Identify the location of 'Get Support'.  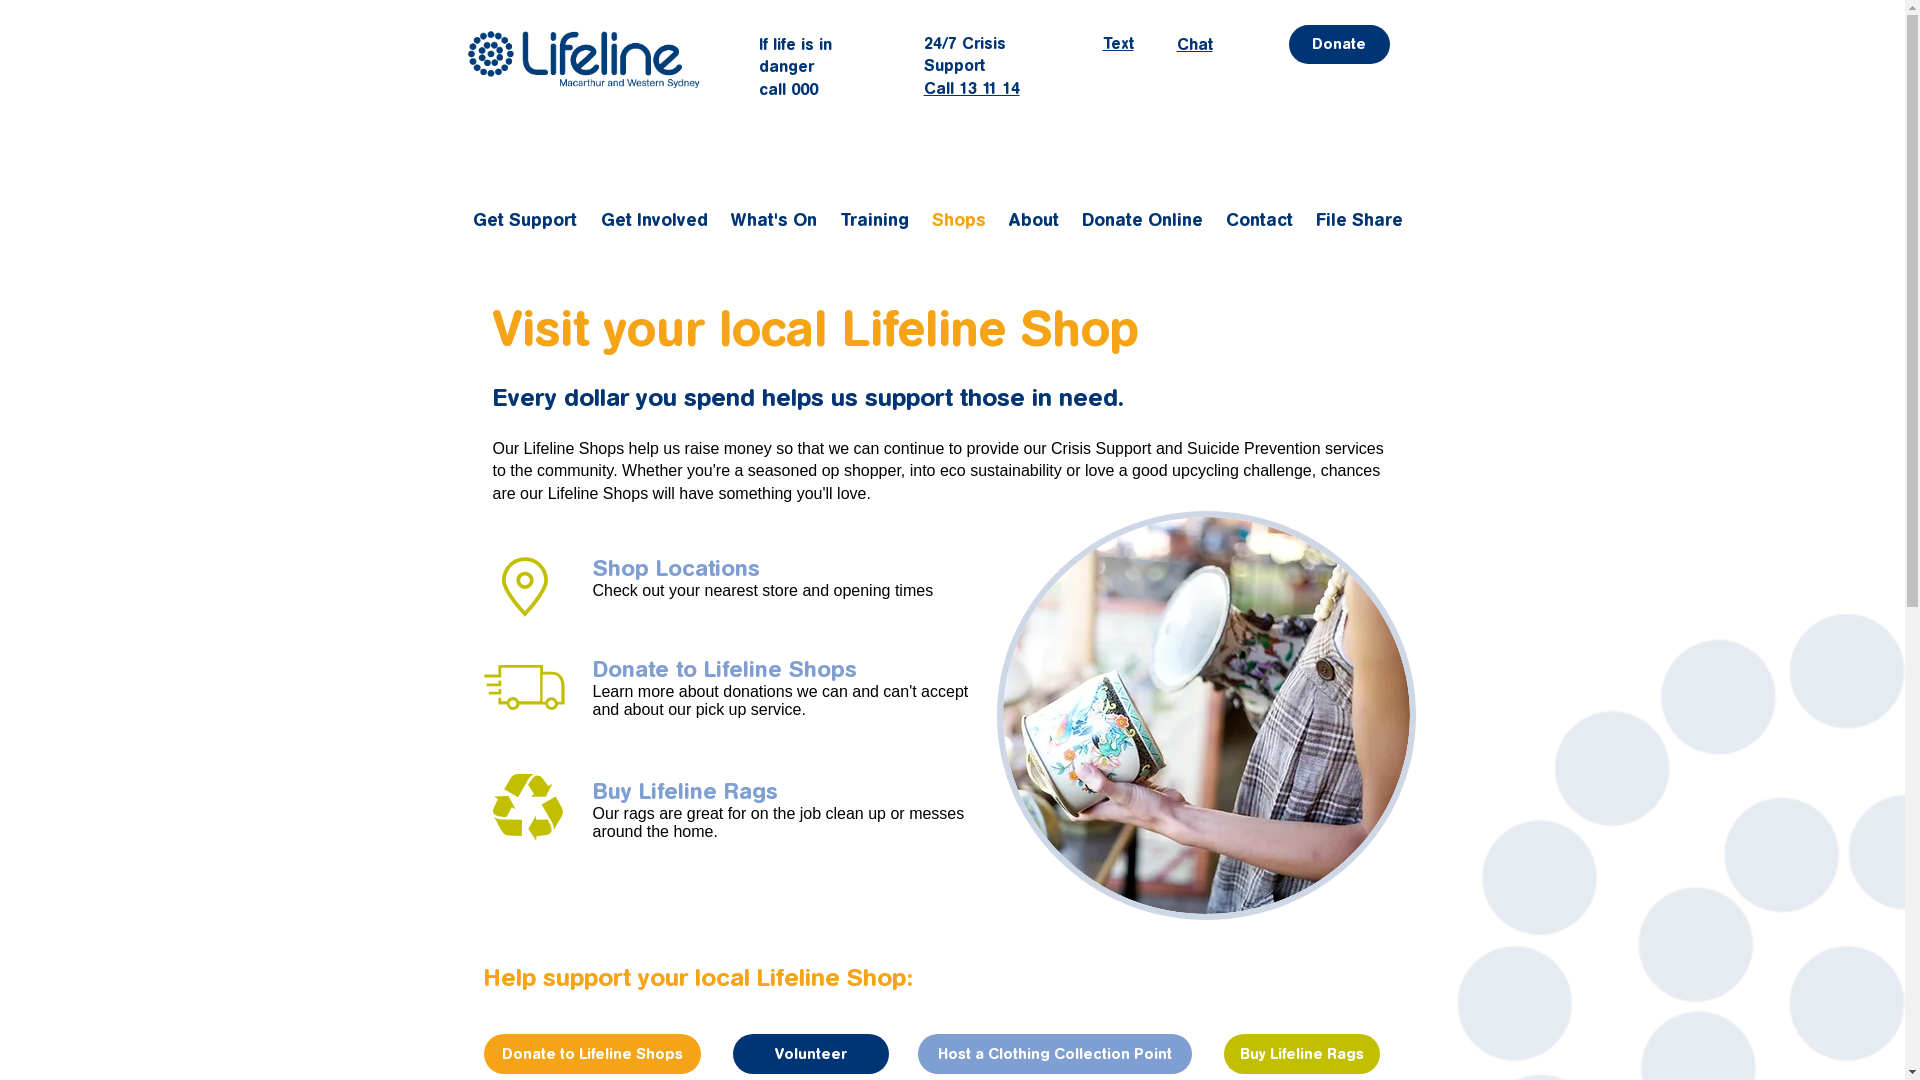
(460, 219).